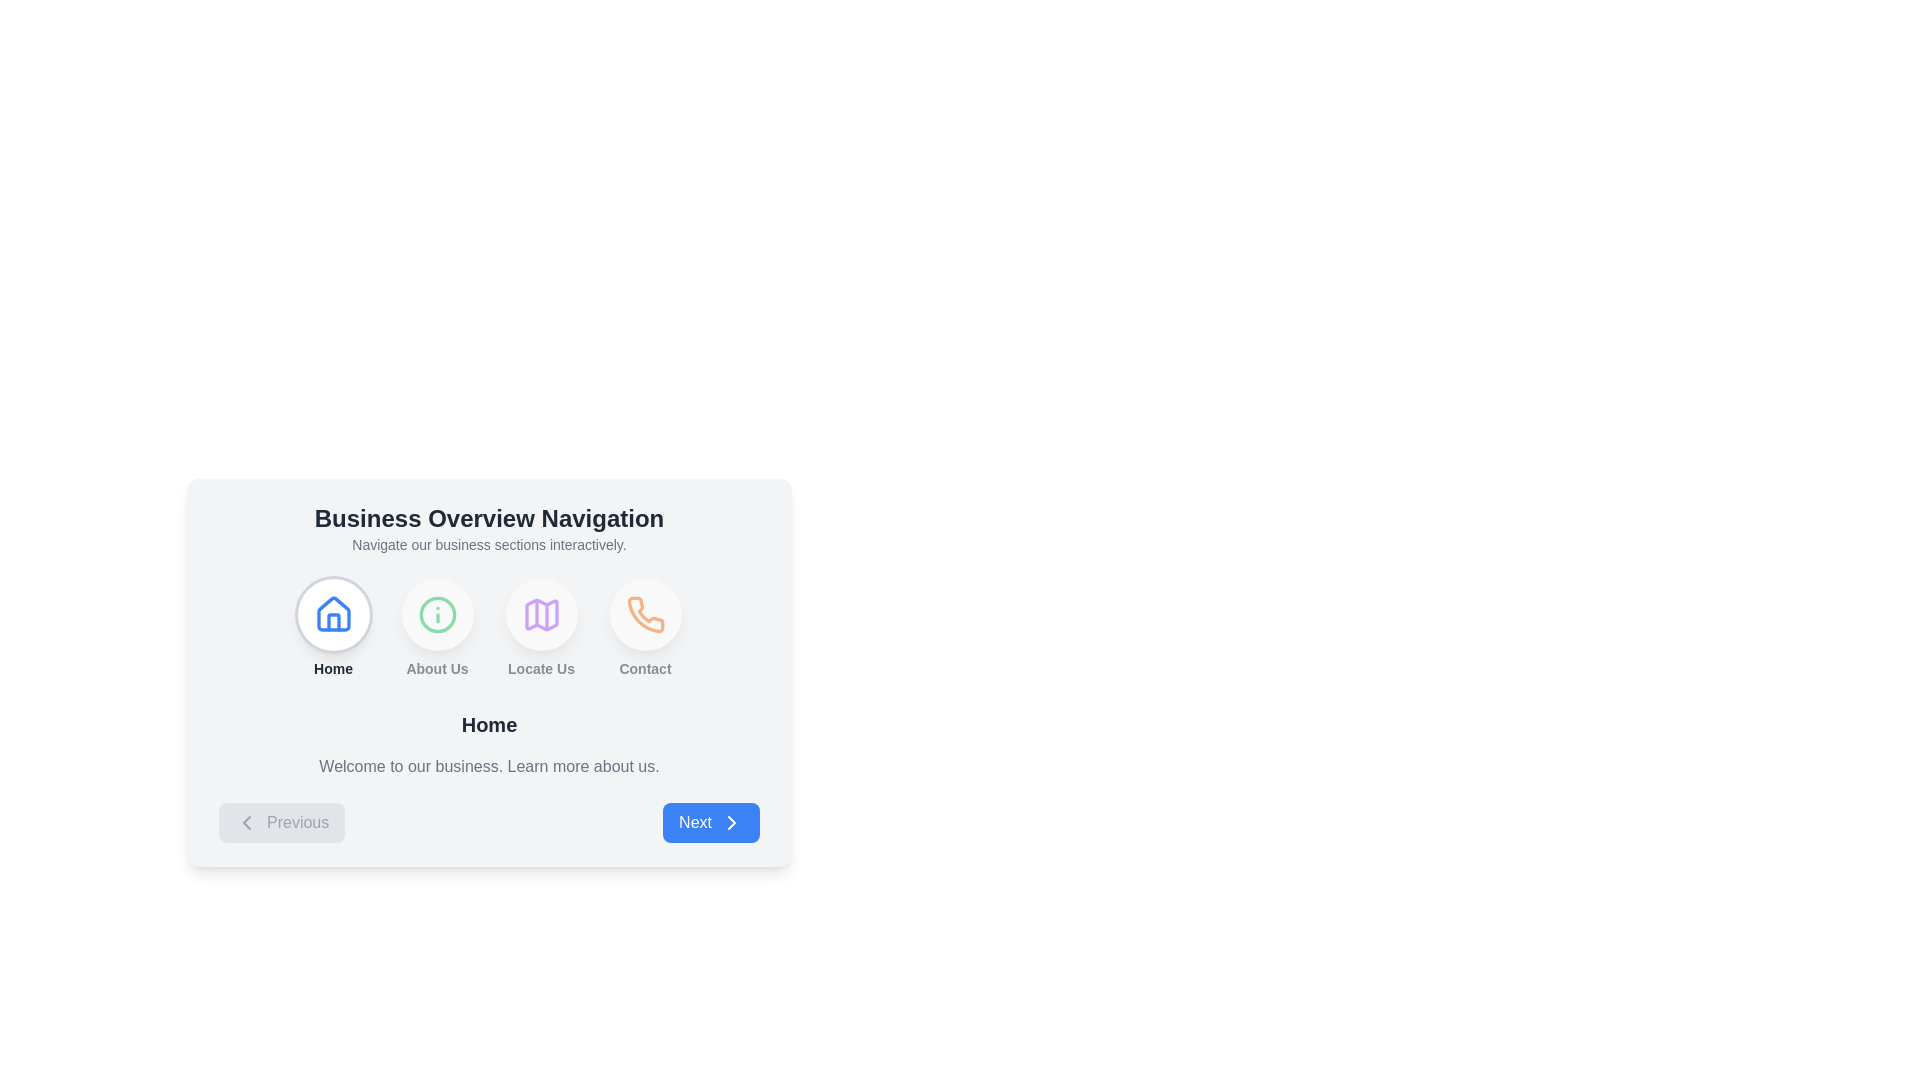 The width and height of the screenshot is (1920, 1080). I want to click on Text Label located below the circular 'i' icon in the 'Business Overview Navigation' section to understand the associated feature, so click(436, 668).